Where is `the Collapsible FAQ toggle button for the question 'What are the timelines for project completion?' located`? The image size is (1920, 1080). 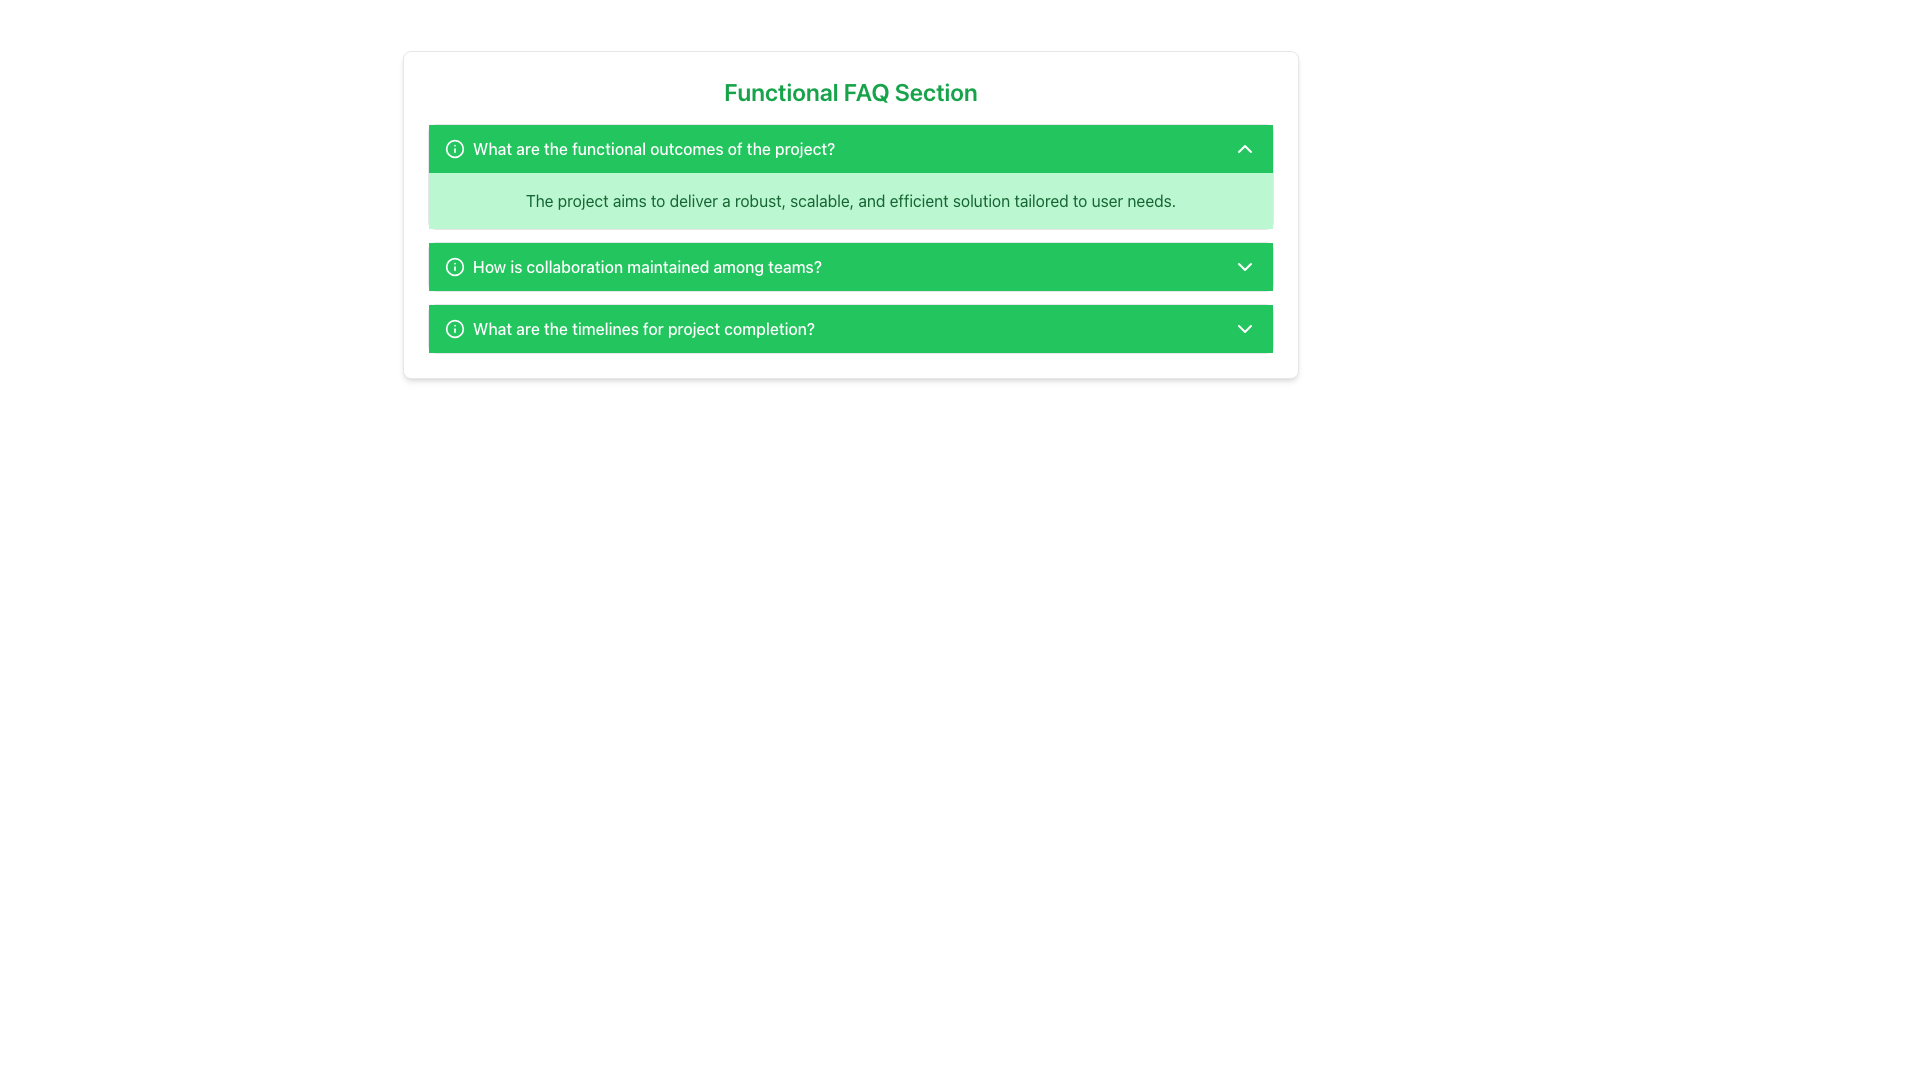
the Collapsible FAQ toggle button for the question 'What are the timelines for project completion?' located is located at coordinates (850, 327).